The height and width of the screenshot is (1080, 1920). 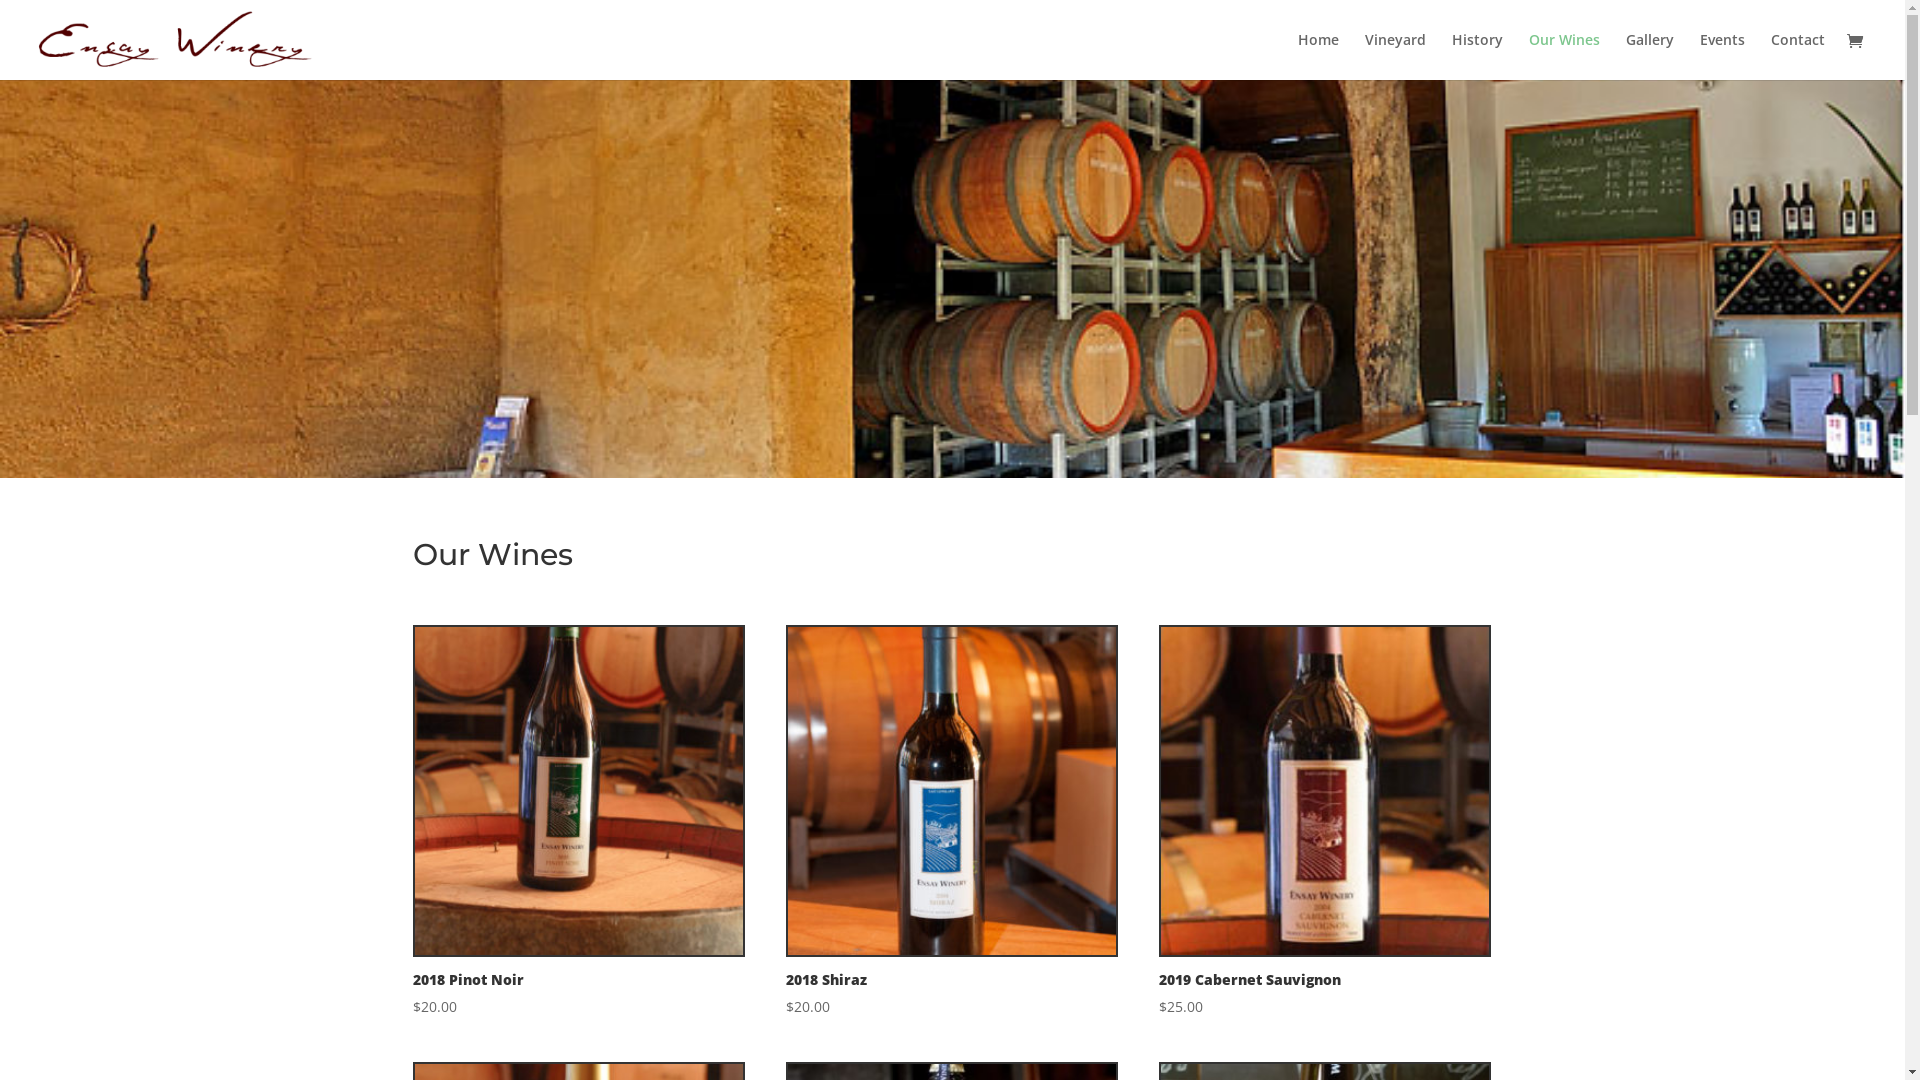 I want to click on 'Our Wines', so click(x=1563, y=55).